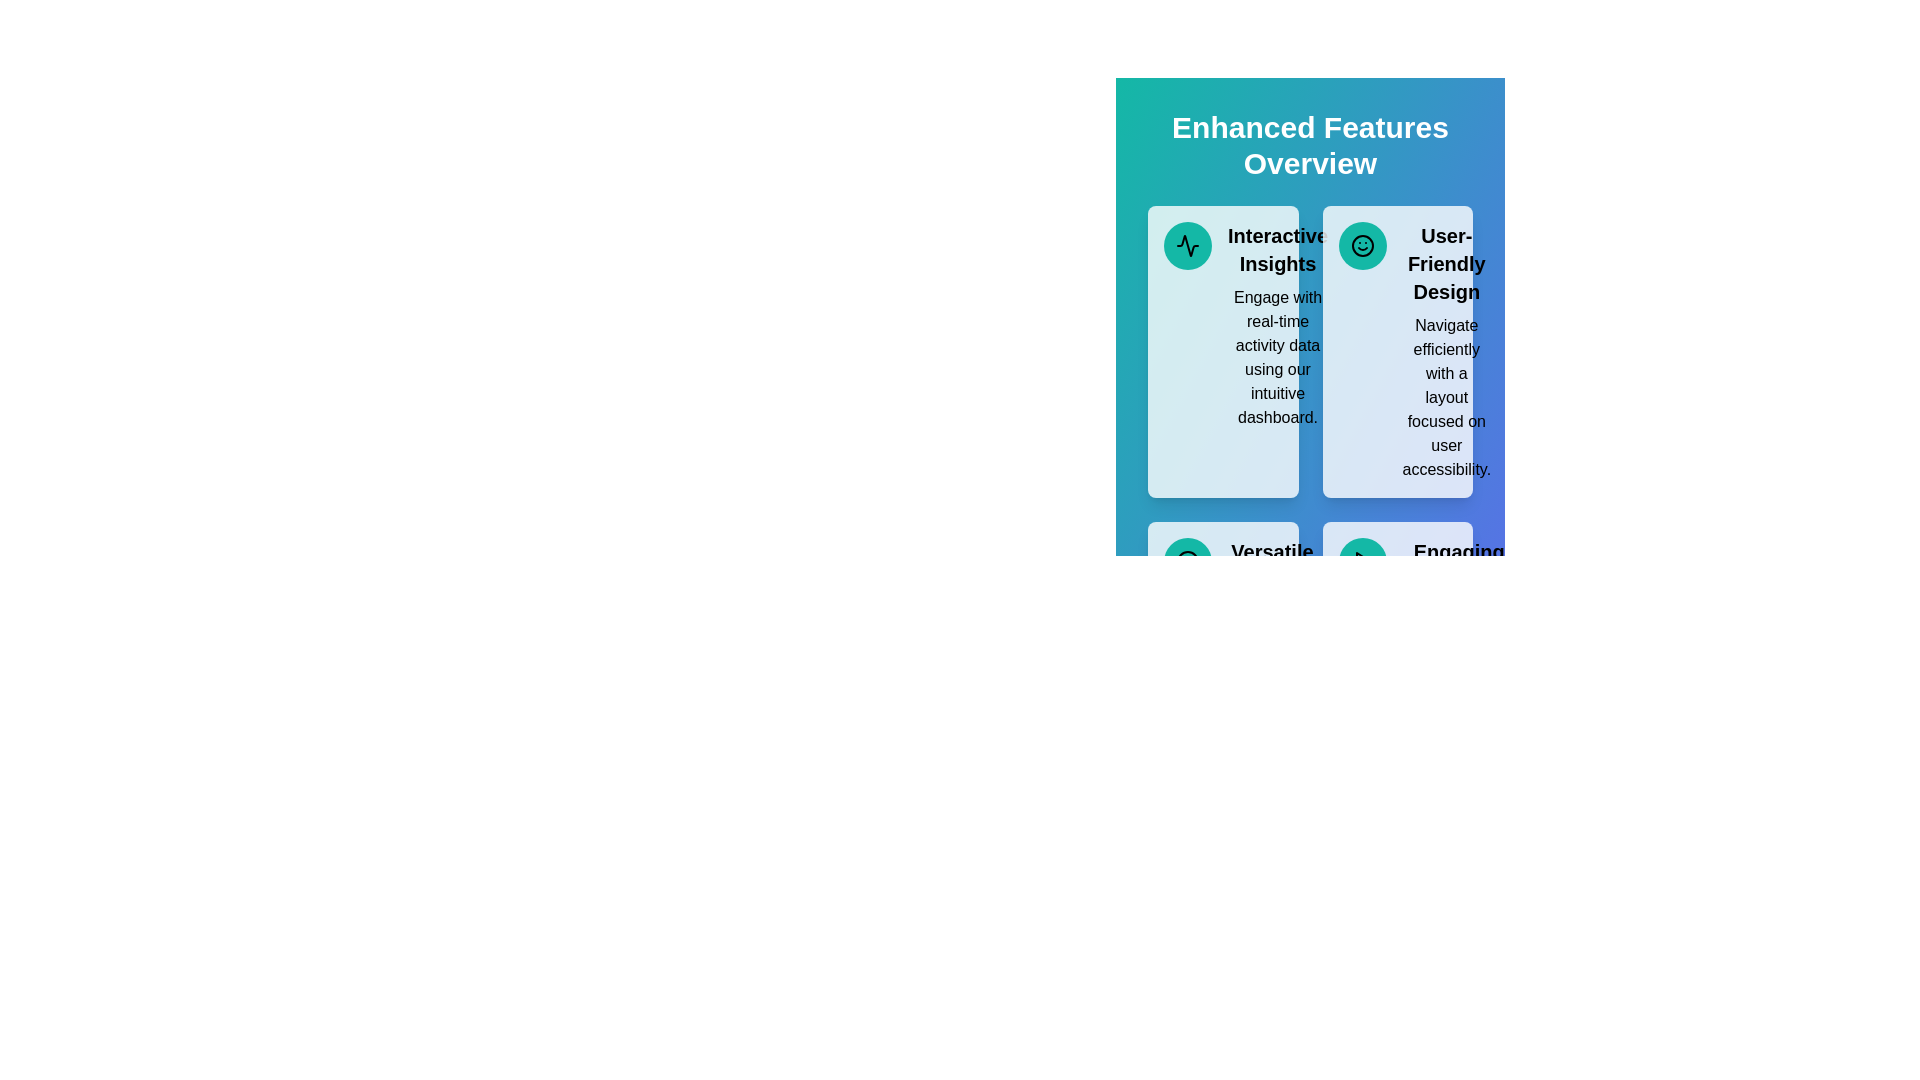 This screenshot has width=1920, height=1080. Describe the element at coordinates (1188, 562) in the screenshot. I see `the teal outlined circular SVG graphic element, which is part of a teal circular button in the second row of feature cards` at that location.